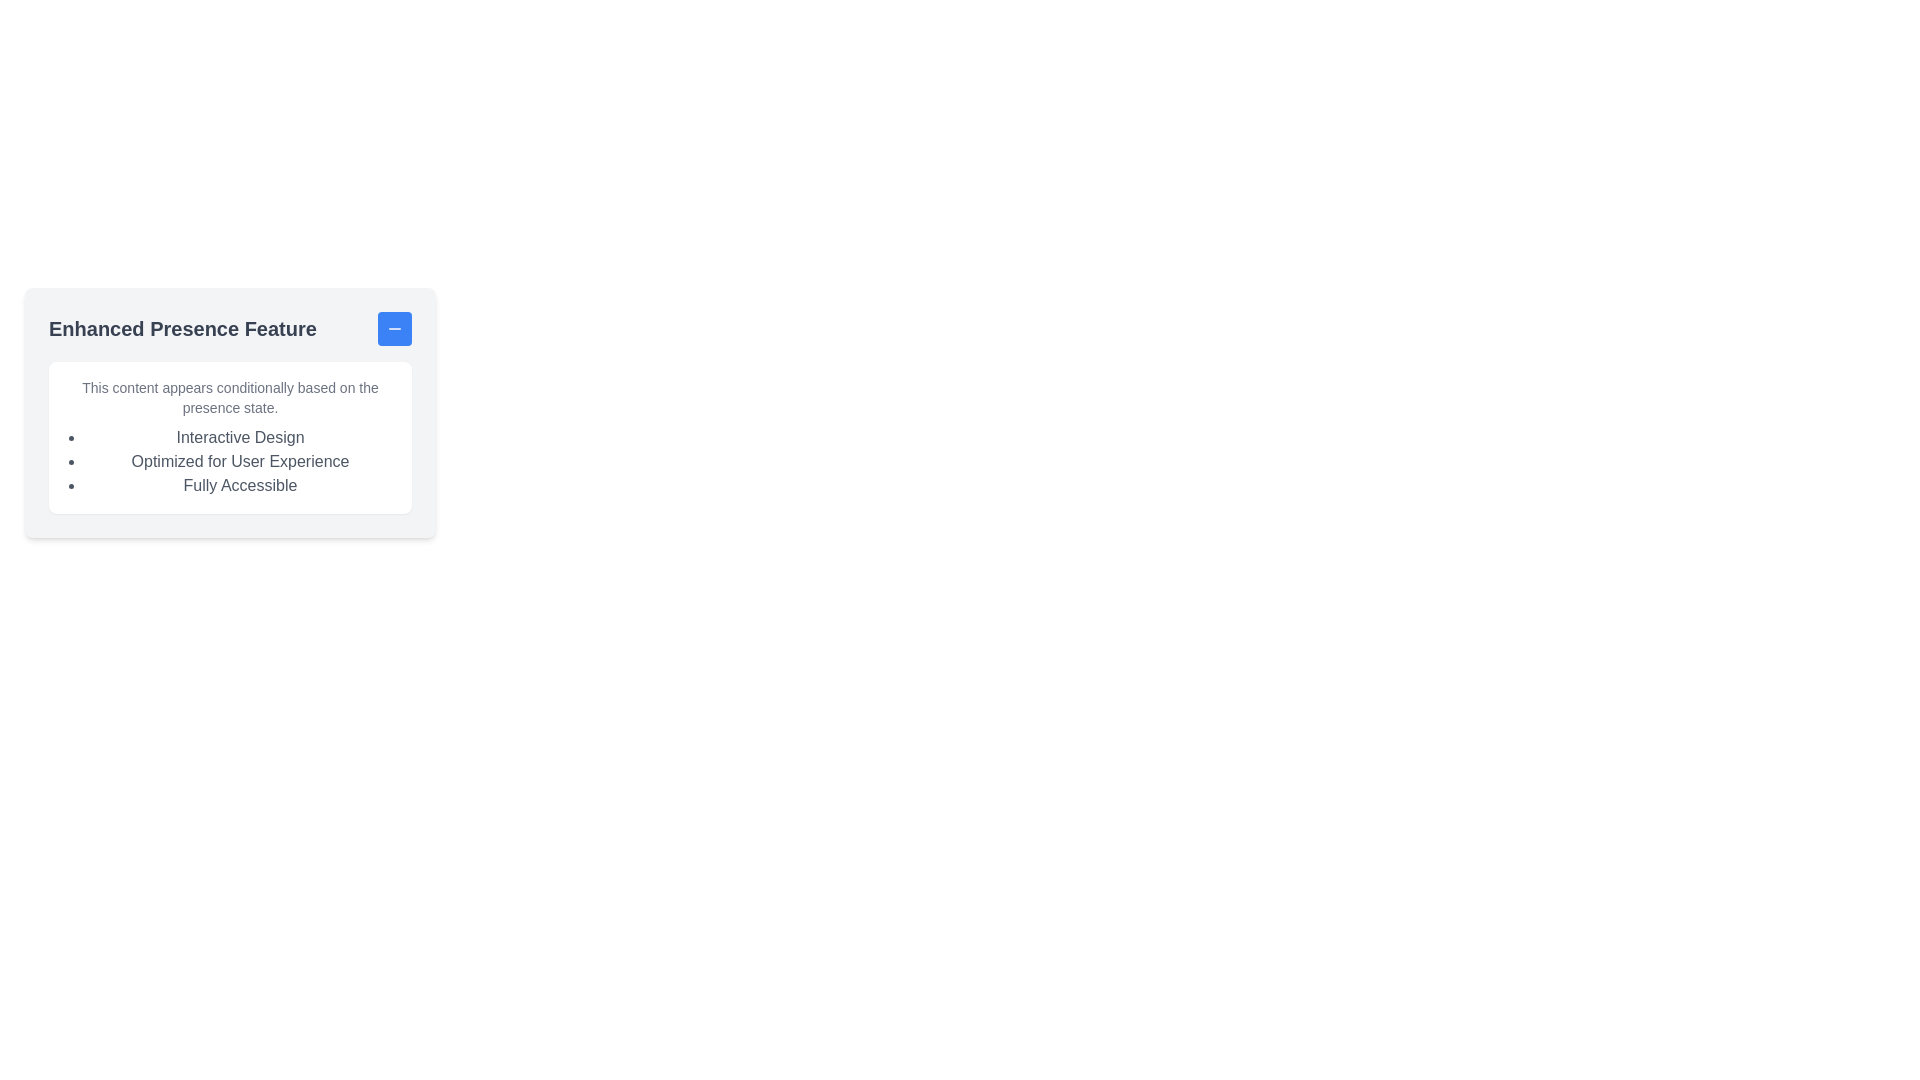  What do you see at coordinates (240, 437) in the screenshot?
I see `the text element stating 'Interactive Design', which is the first item in a bulleted list within a white box labeled 'Enhanced Presence Feature'` at bounding box center [240, 437].